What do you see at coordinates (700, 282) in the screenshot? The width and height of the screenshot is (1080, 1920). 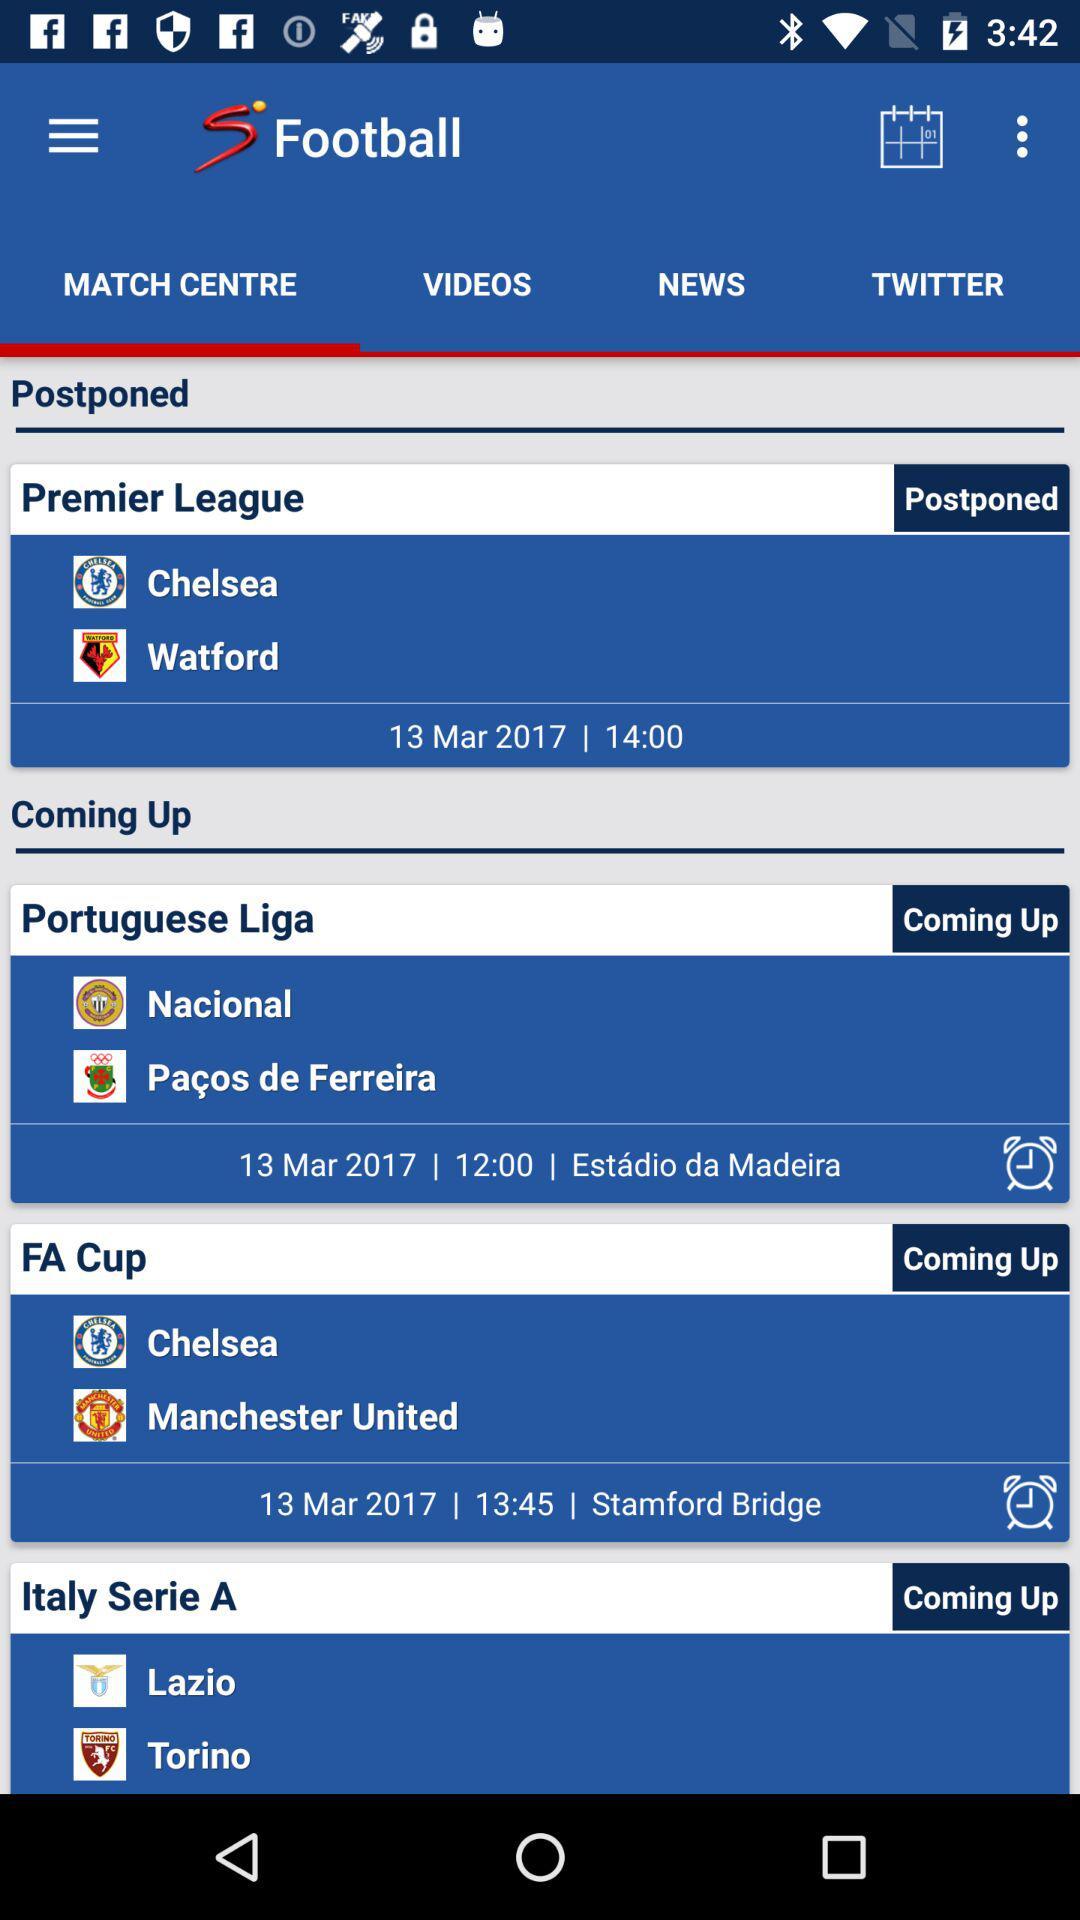 I see `news item` at bounding box center [700, 282].